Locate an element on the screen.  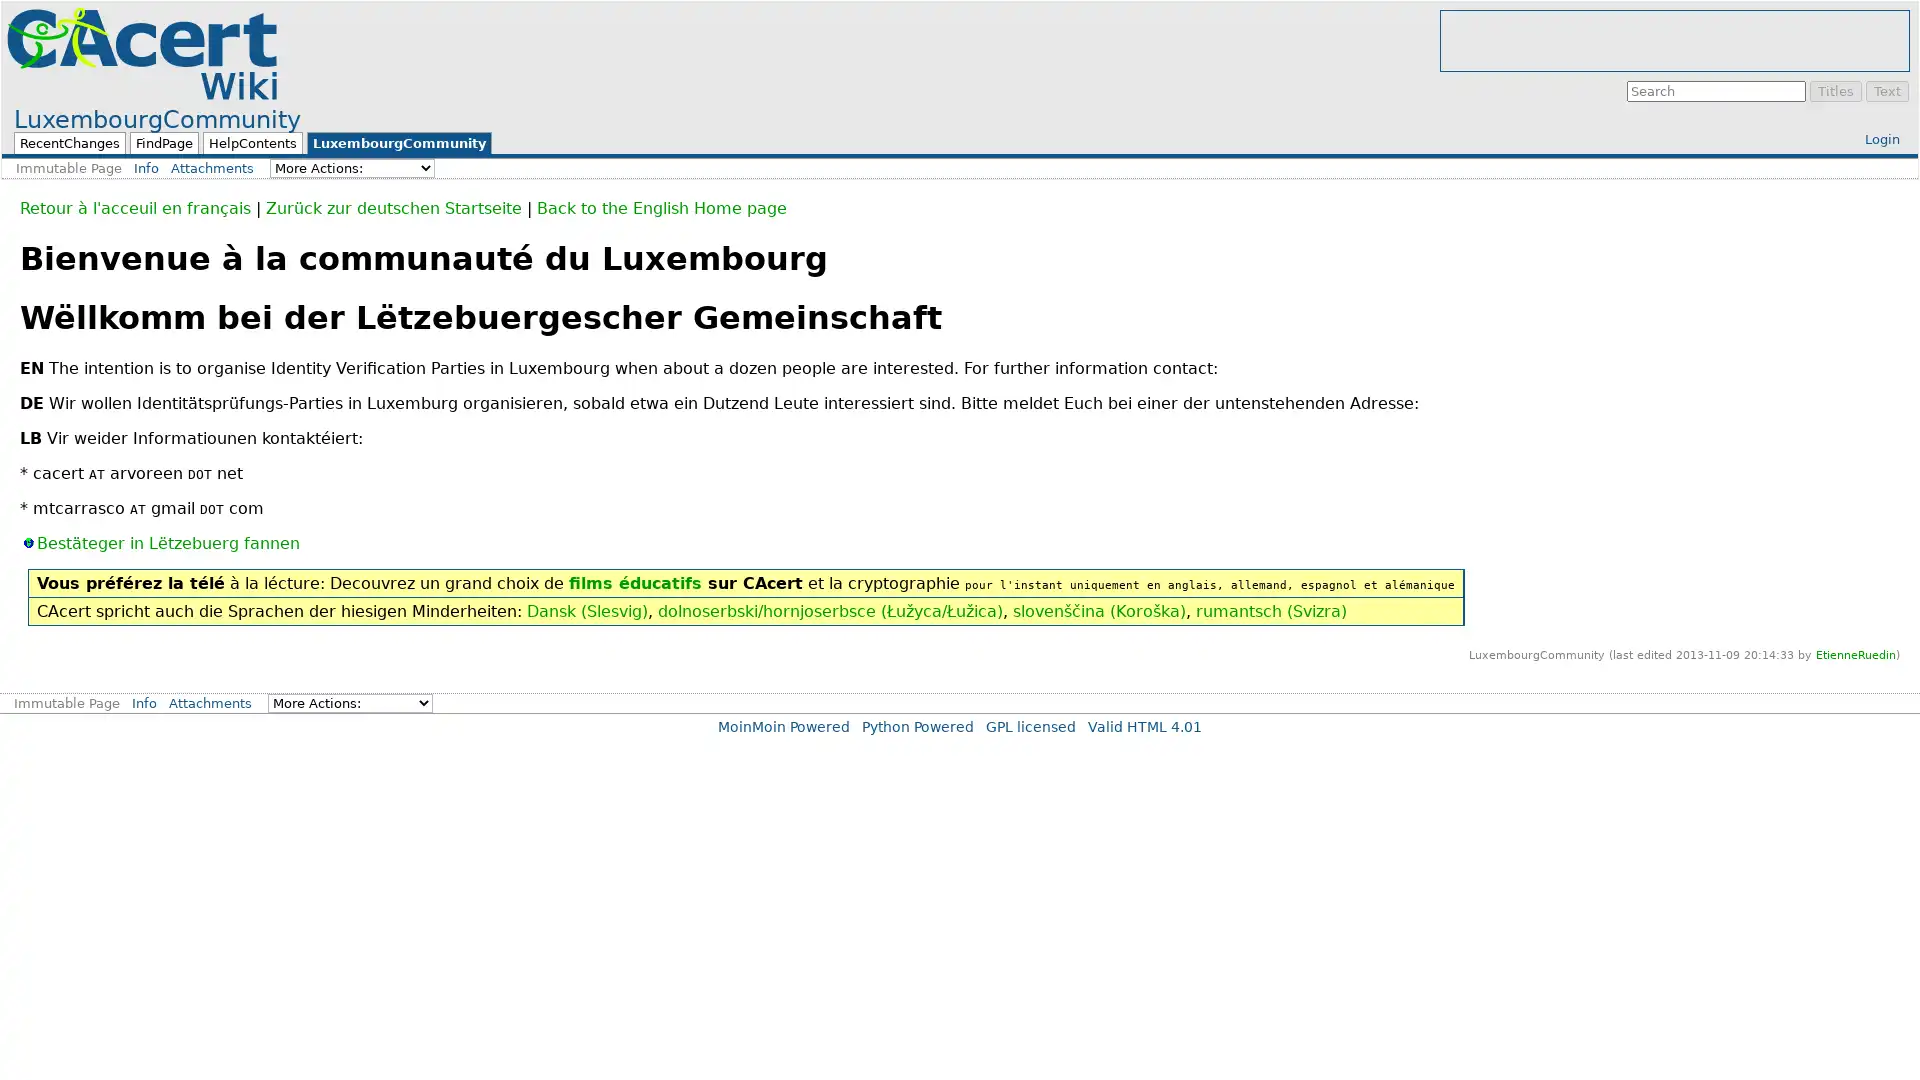
Titles is located at coordinates (1836, 91).